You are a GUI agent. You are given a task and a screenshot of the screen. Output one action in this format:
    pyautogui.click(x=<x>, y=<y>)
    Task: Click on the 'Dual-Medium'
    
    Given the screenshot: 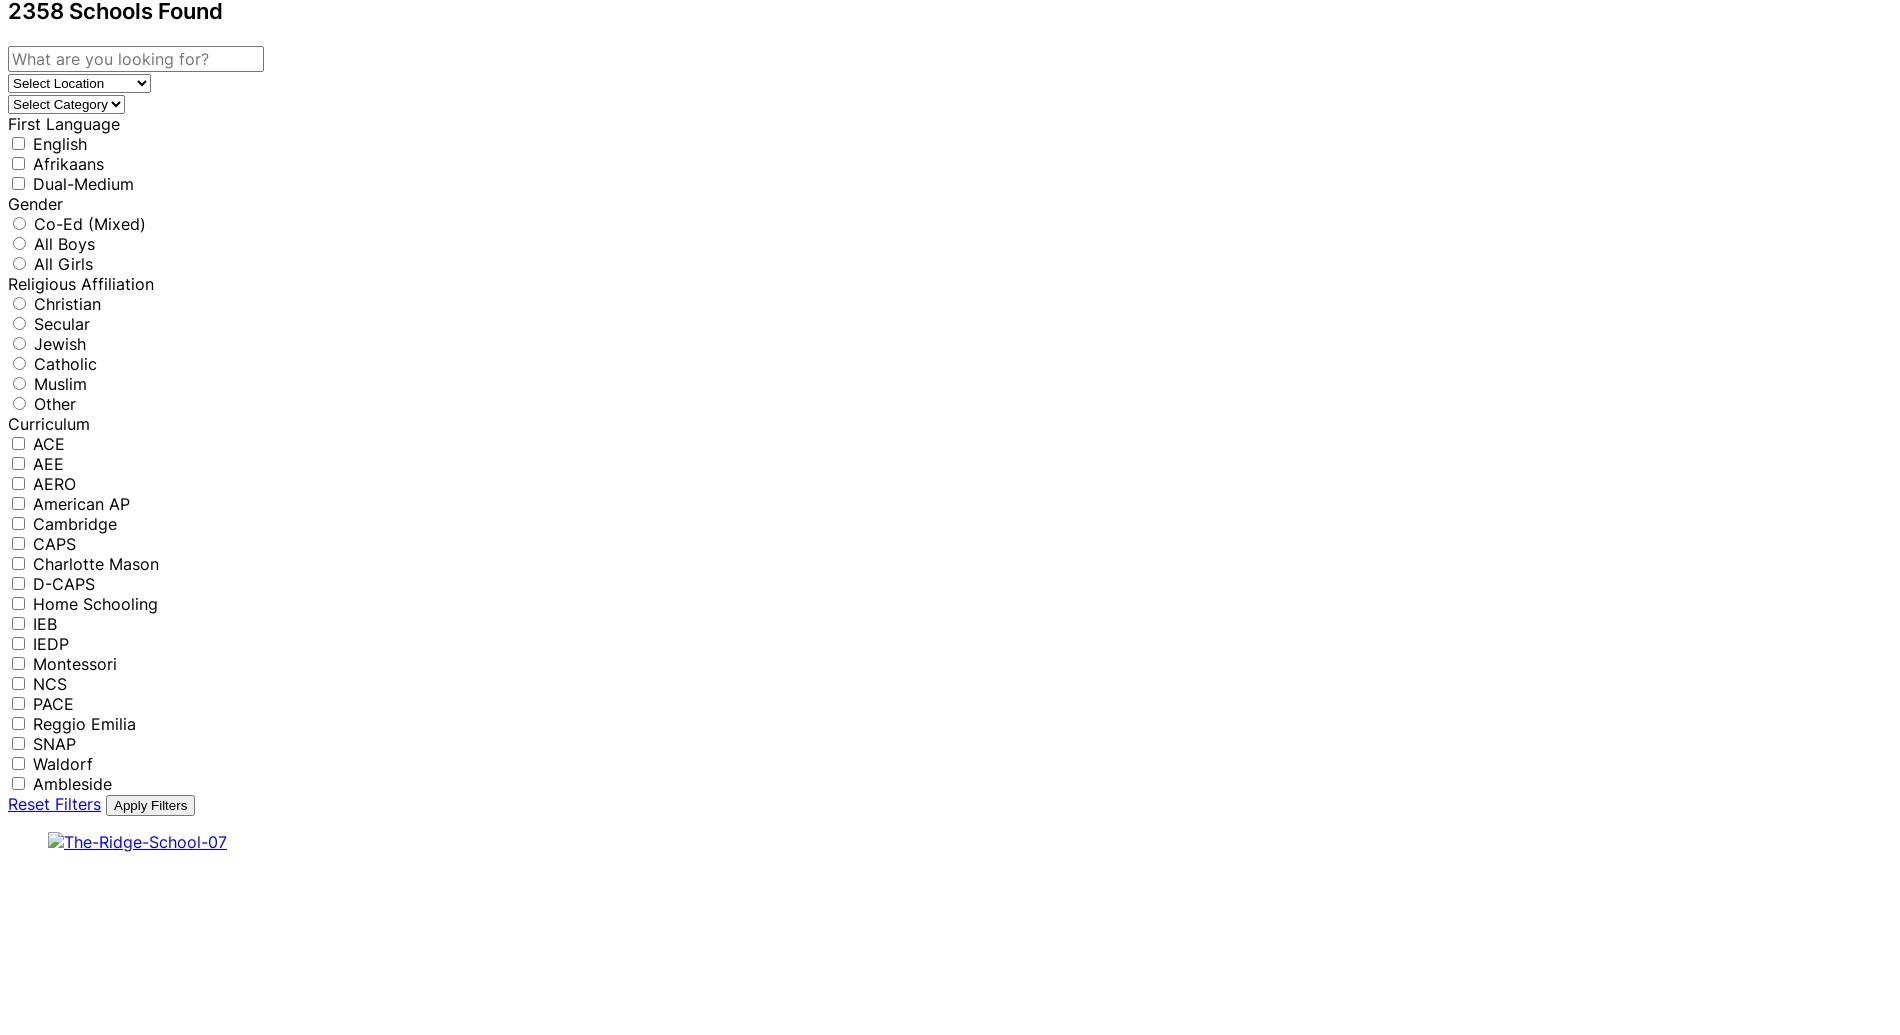 What is the action you would take?
    pyautogui.click(x=83, y=182)
    